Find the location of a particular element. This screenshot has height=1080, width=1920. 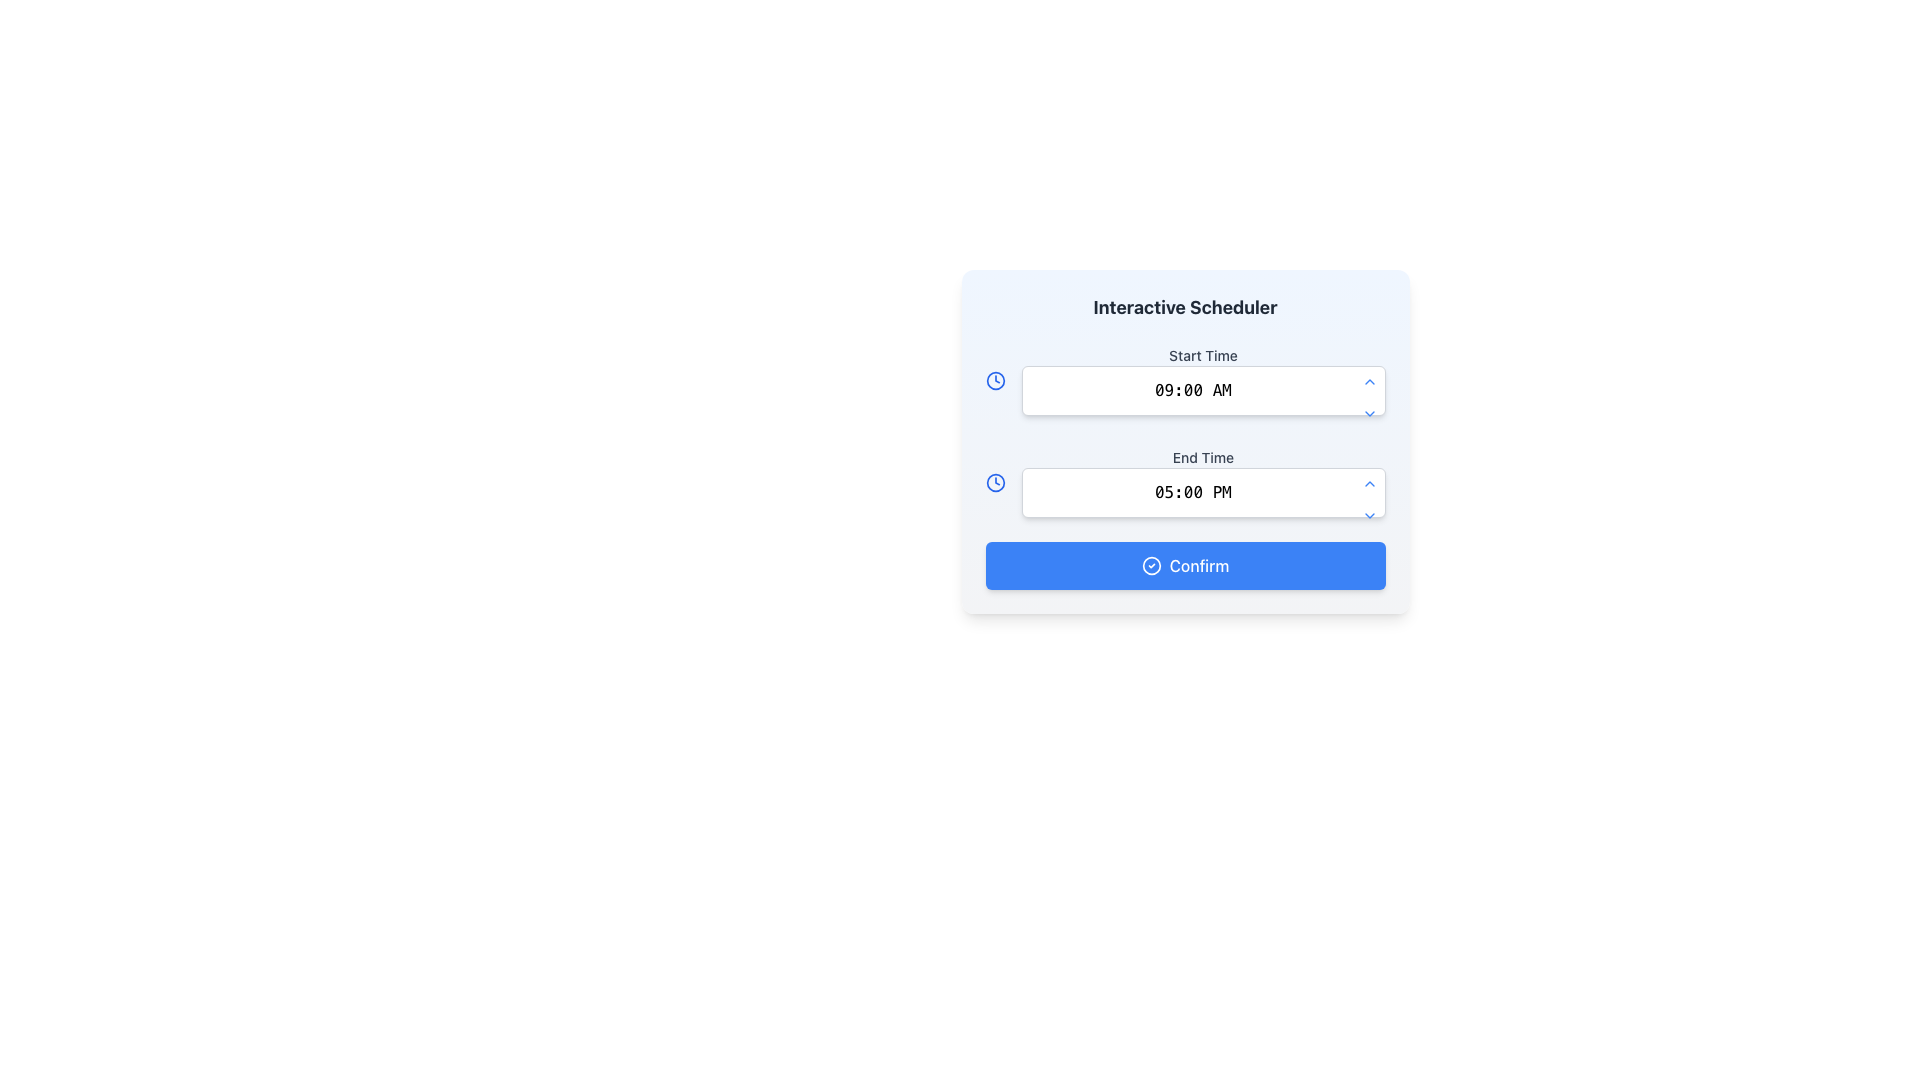

the static text label that describes the start time input field, which is centrally located in the upper section of the Interactive Scheduler form interface is located at coordinates (1202, 354).